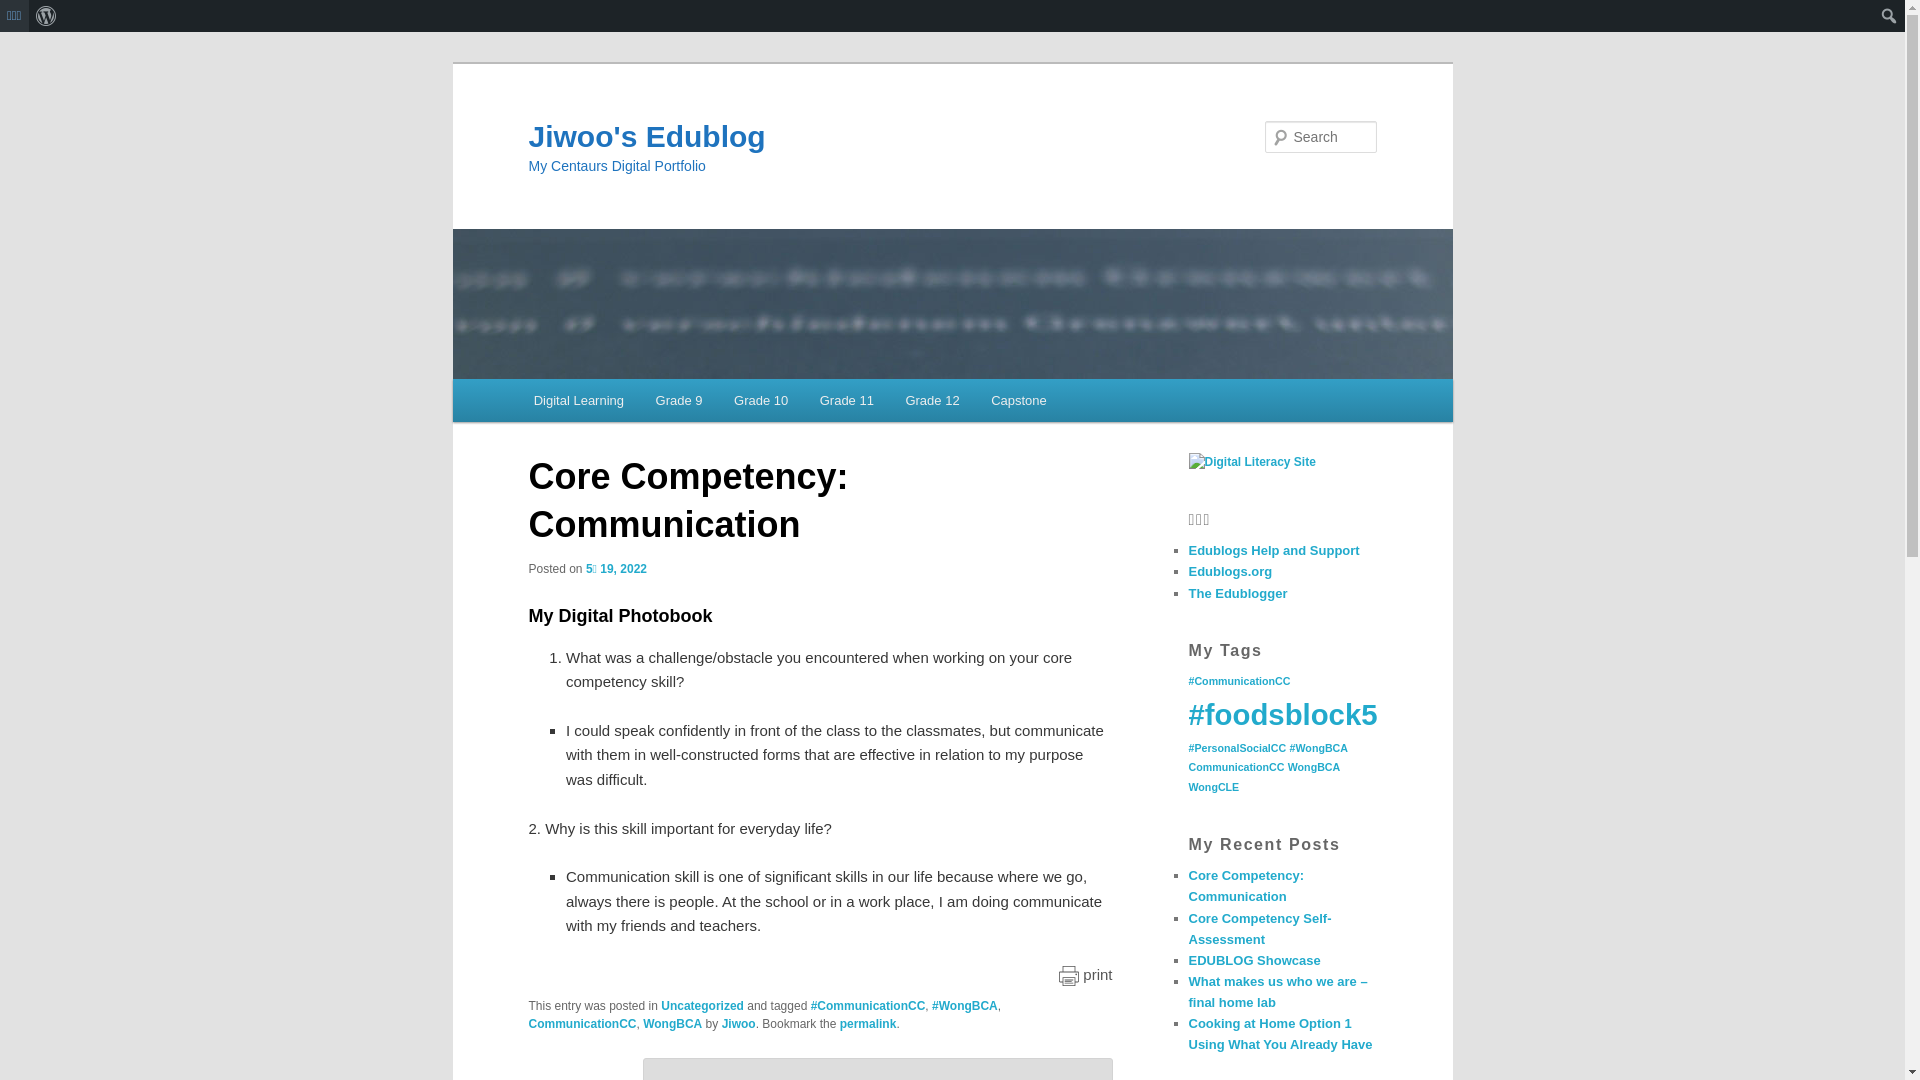 The image size is (1920, 1080). What do you see at coordinates (702, 1006) in the screenshot?
I see `'Uncategorized'` at bounding box center [702, 1006].